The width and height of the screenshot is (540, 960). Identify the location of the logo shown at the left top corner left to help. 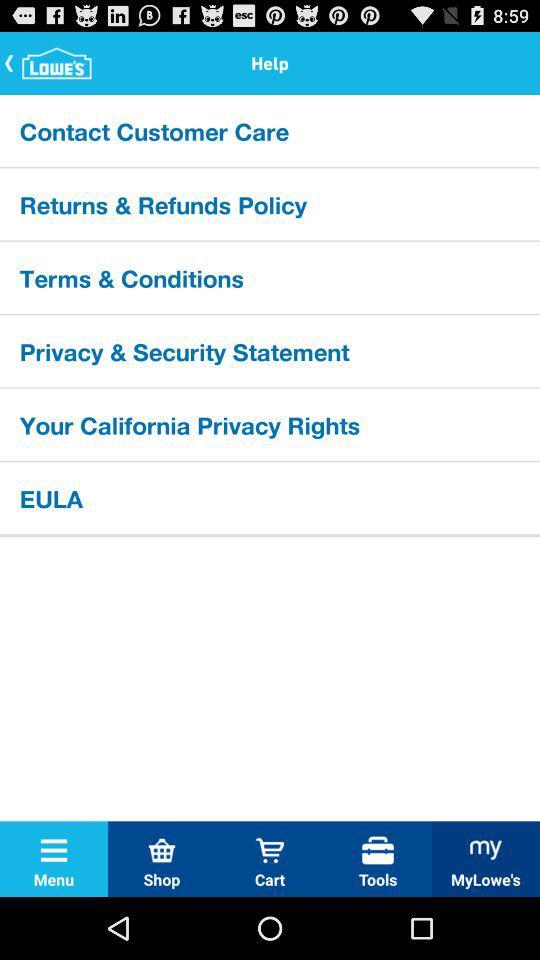
(50, 62).